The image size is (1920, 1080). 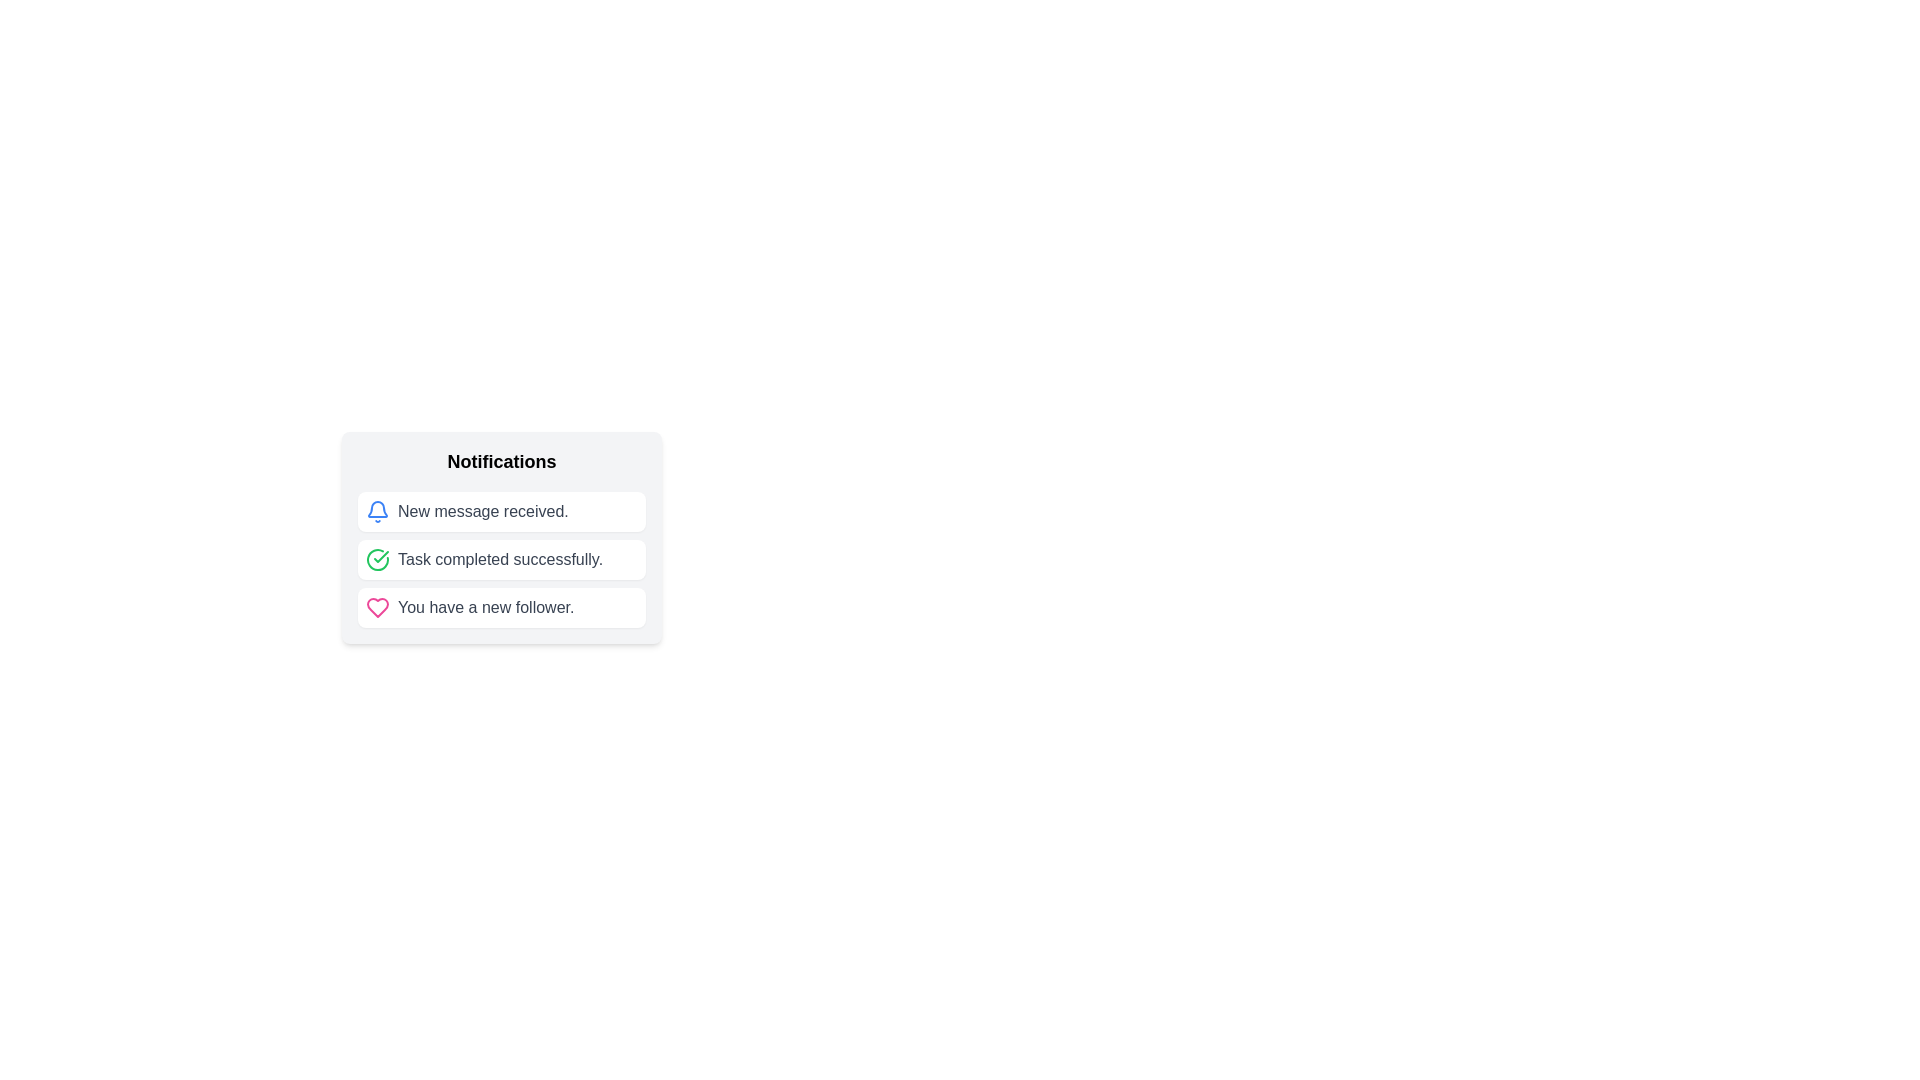 I want to click on the green checkmark icon within the second notification entry in the centered notification popup, so click(x=381, y=556).